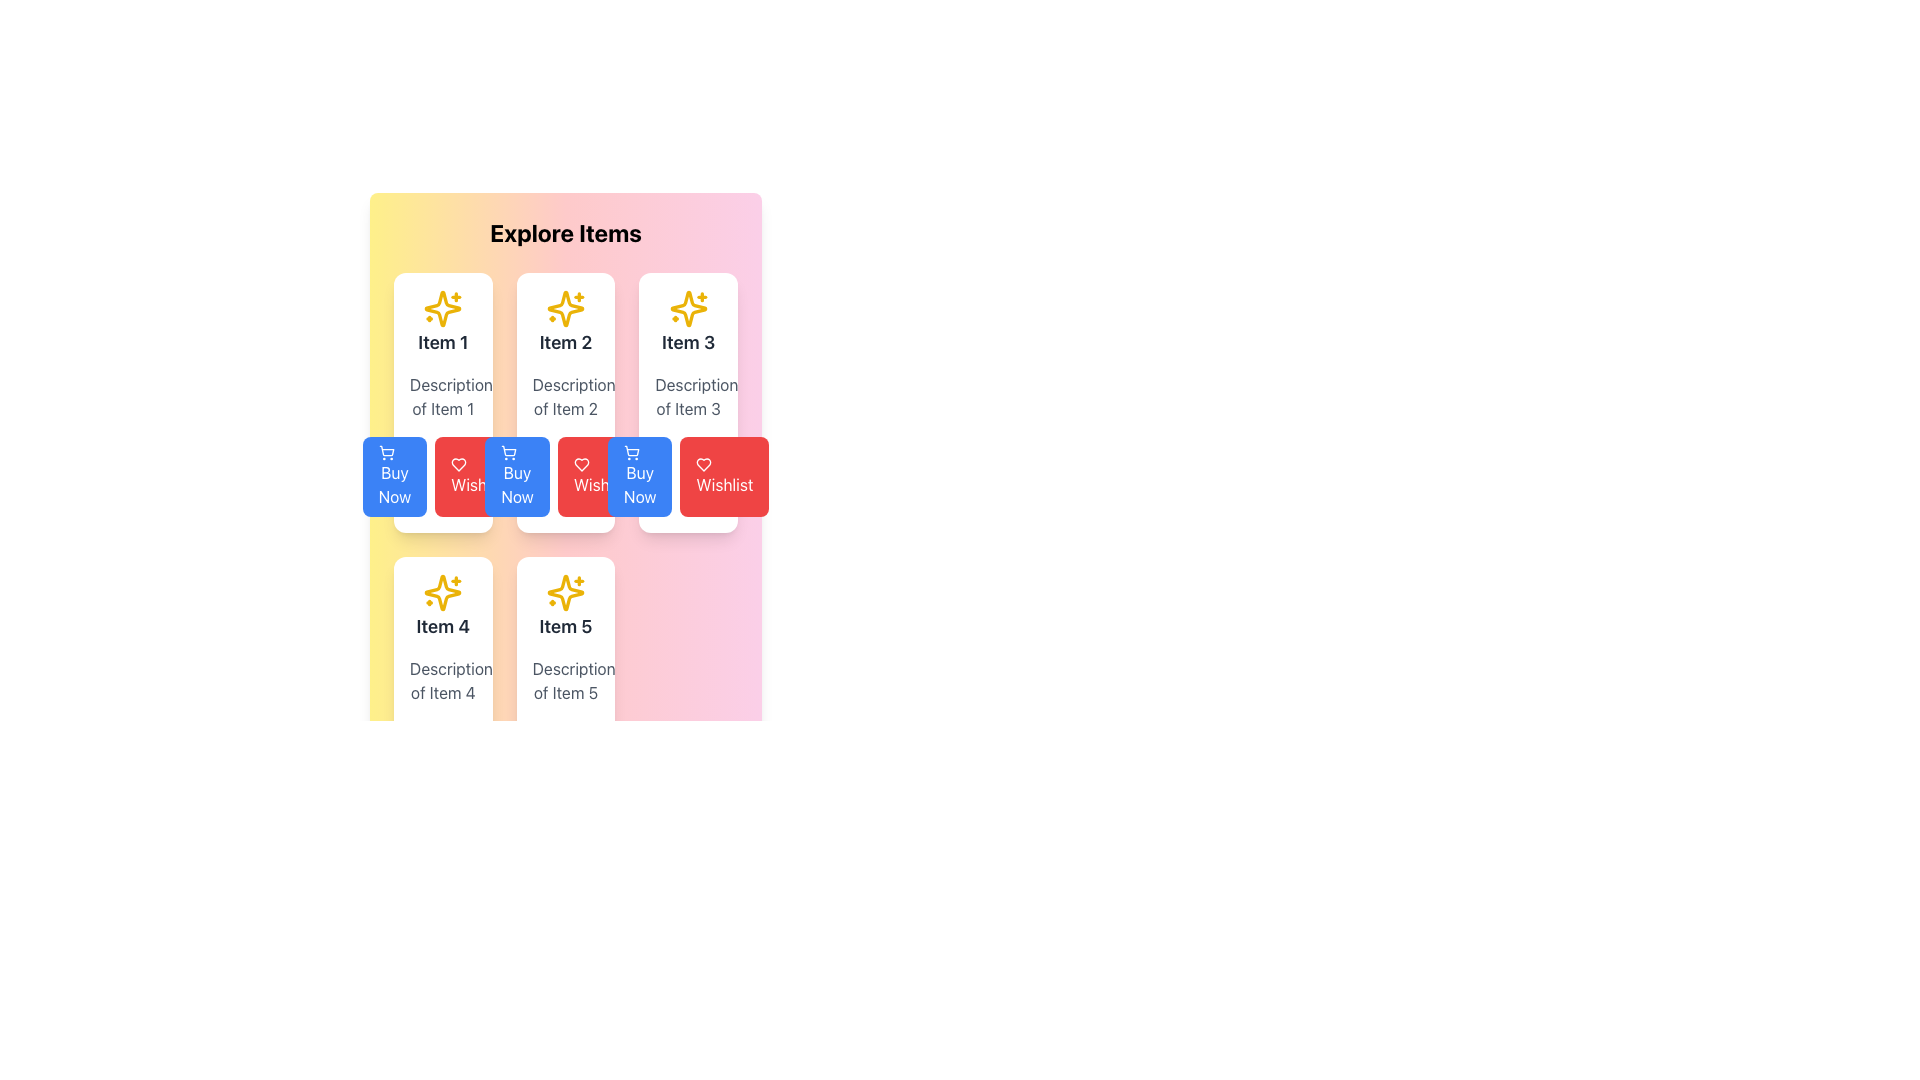 The width and height of the screenshot is (1920, 1080). Describe the element at coordinates (631, 451) in the screenshot. I see `the shopping cart icon located near the bottom-center of the interface` at that location.